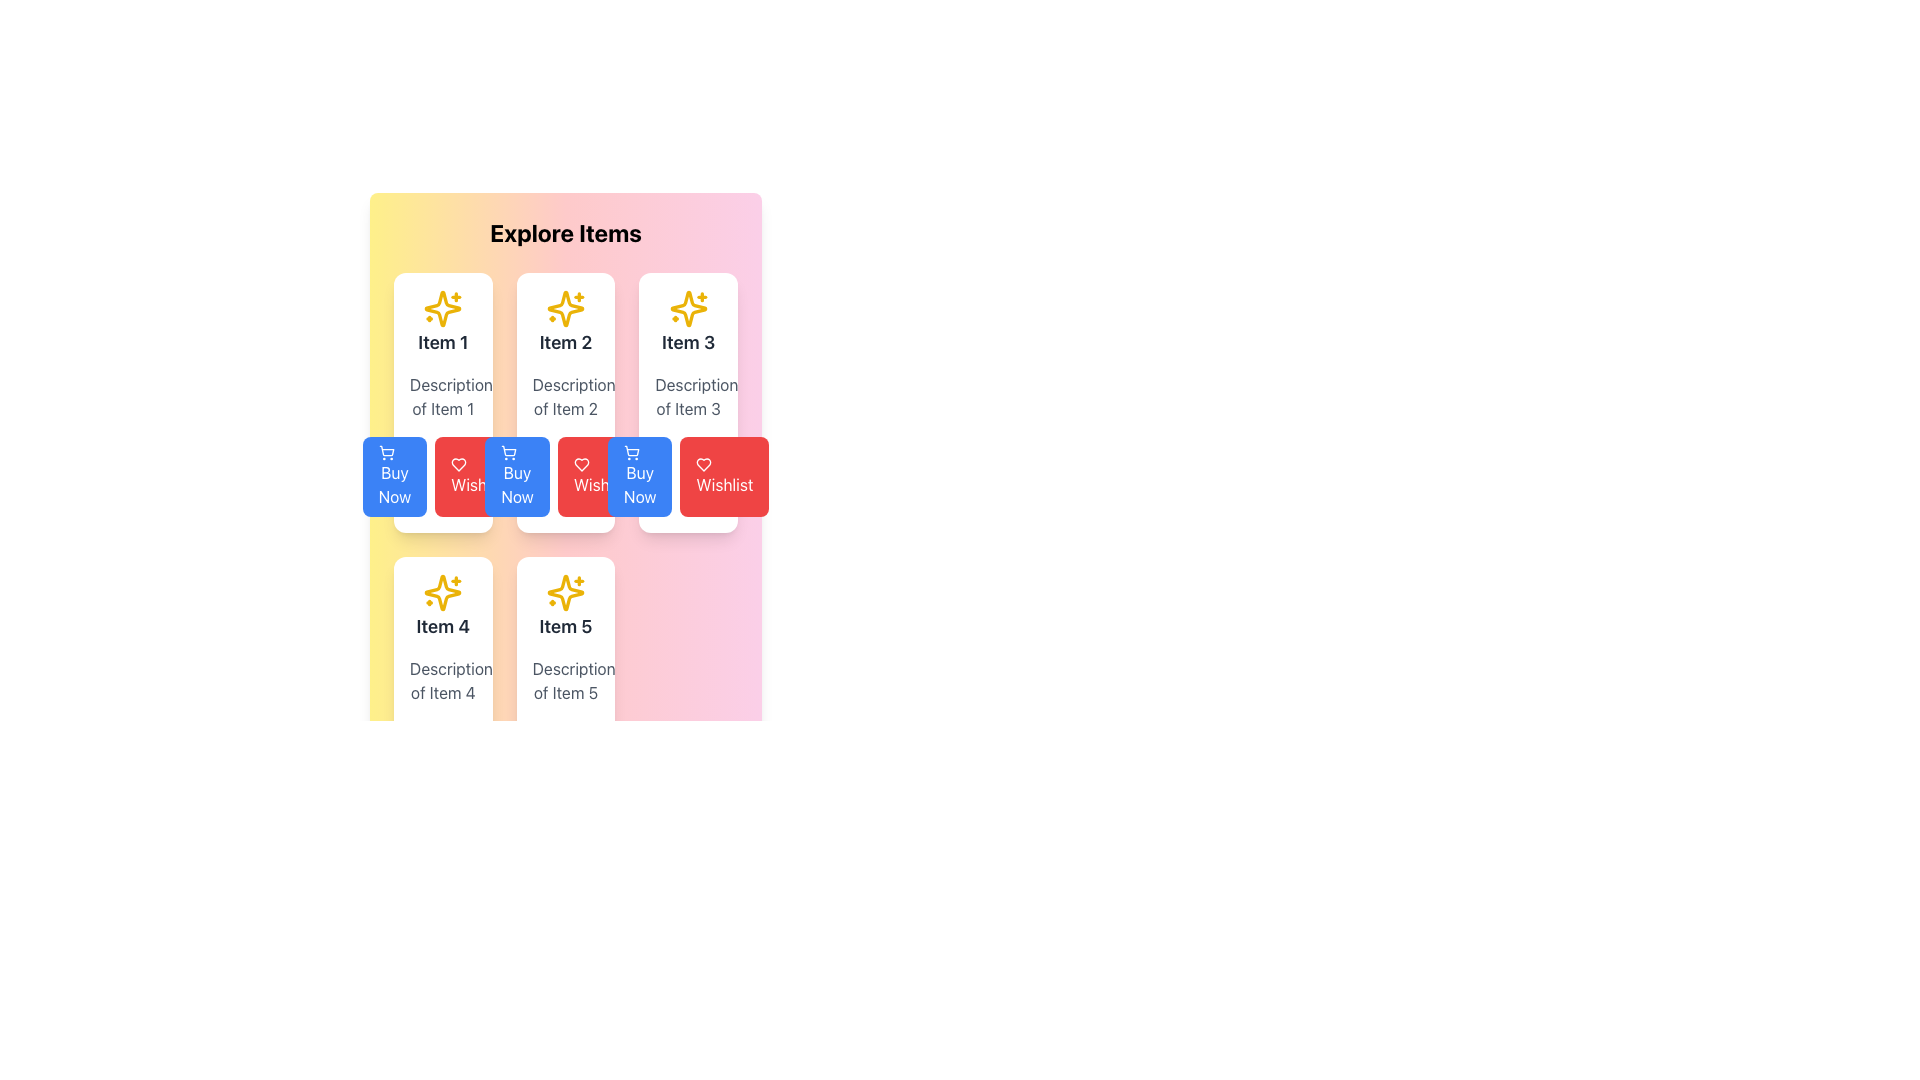 The width and height of the screenshot is (1920, 1080). Describe the element at coordinates (631, 451) in the screenshot. I see `the shopping cart icon located near the bottom-center of the interface` at that location.